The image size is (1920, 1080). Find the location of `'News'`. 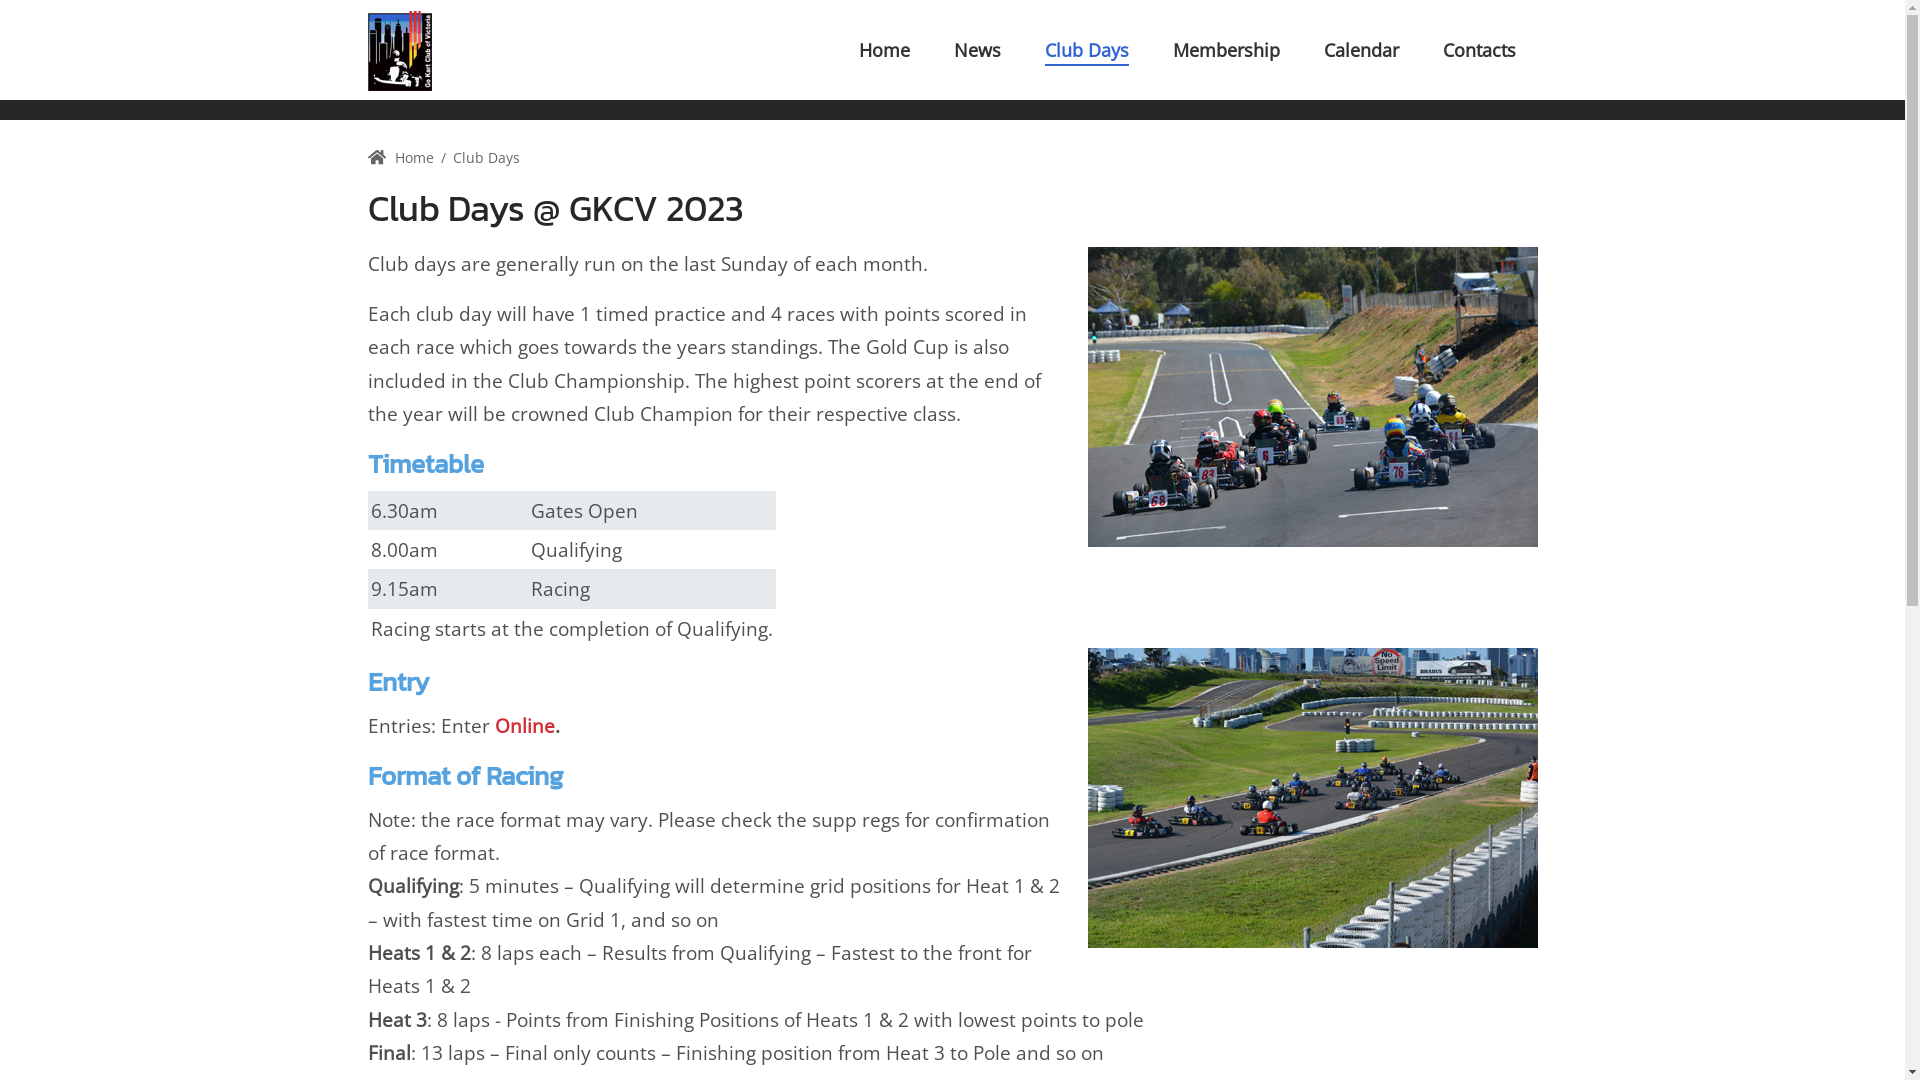

'News' is located at coordinates (977, 49).